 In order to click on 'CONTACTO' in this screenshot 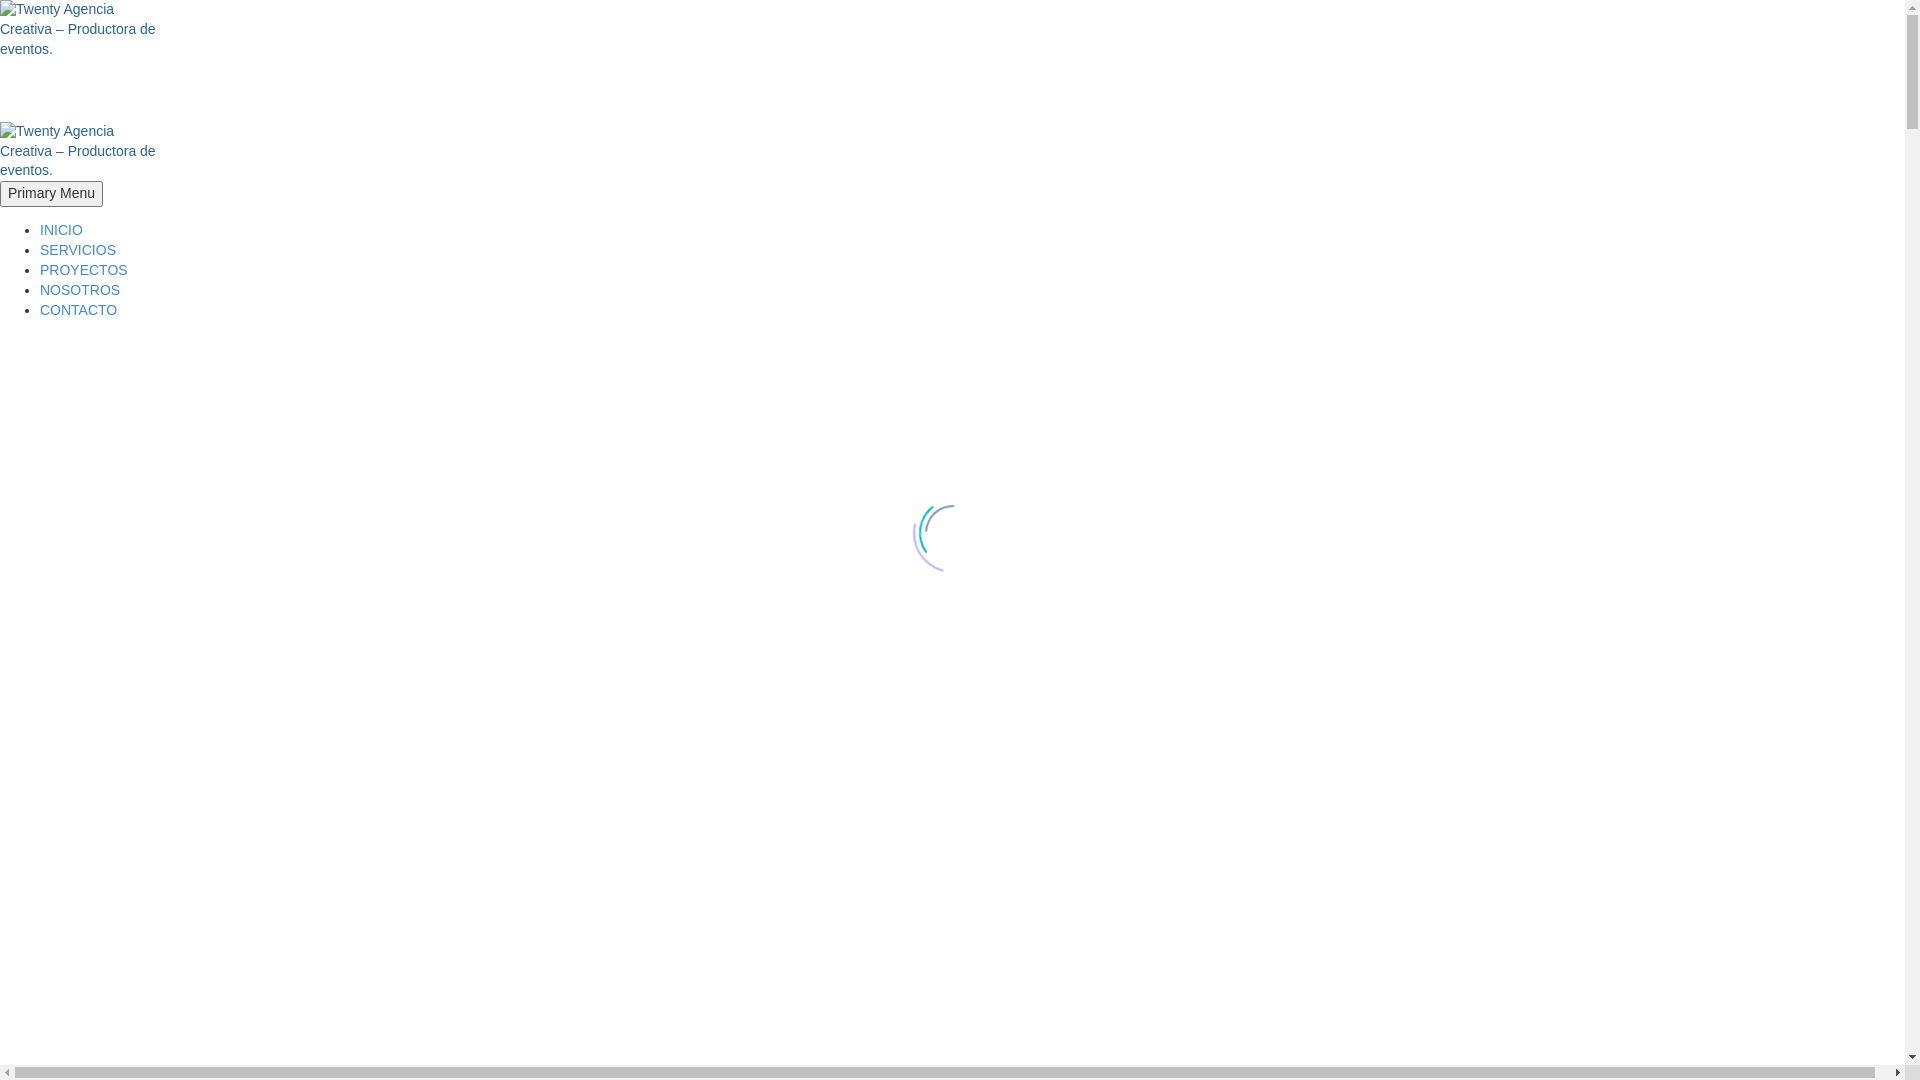, I will do `click(78, 309)`.